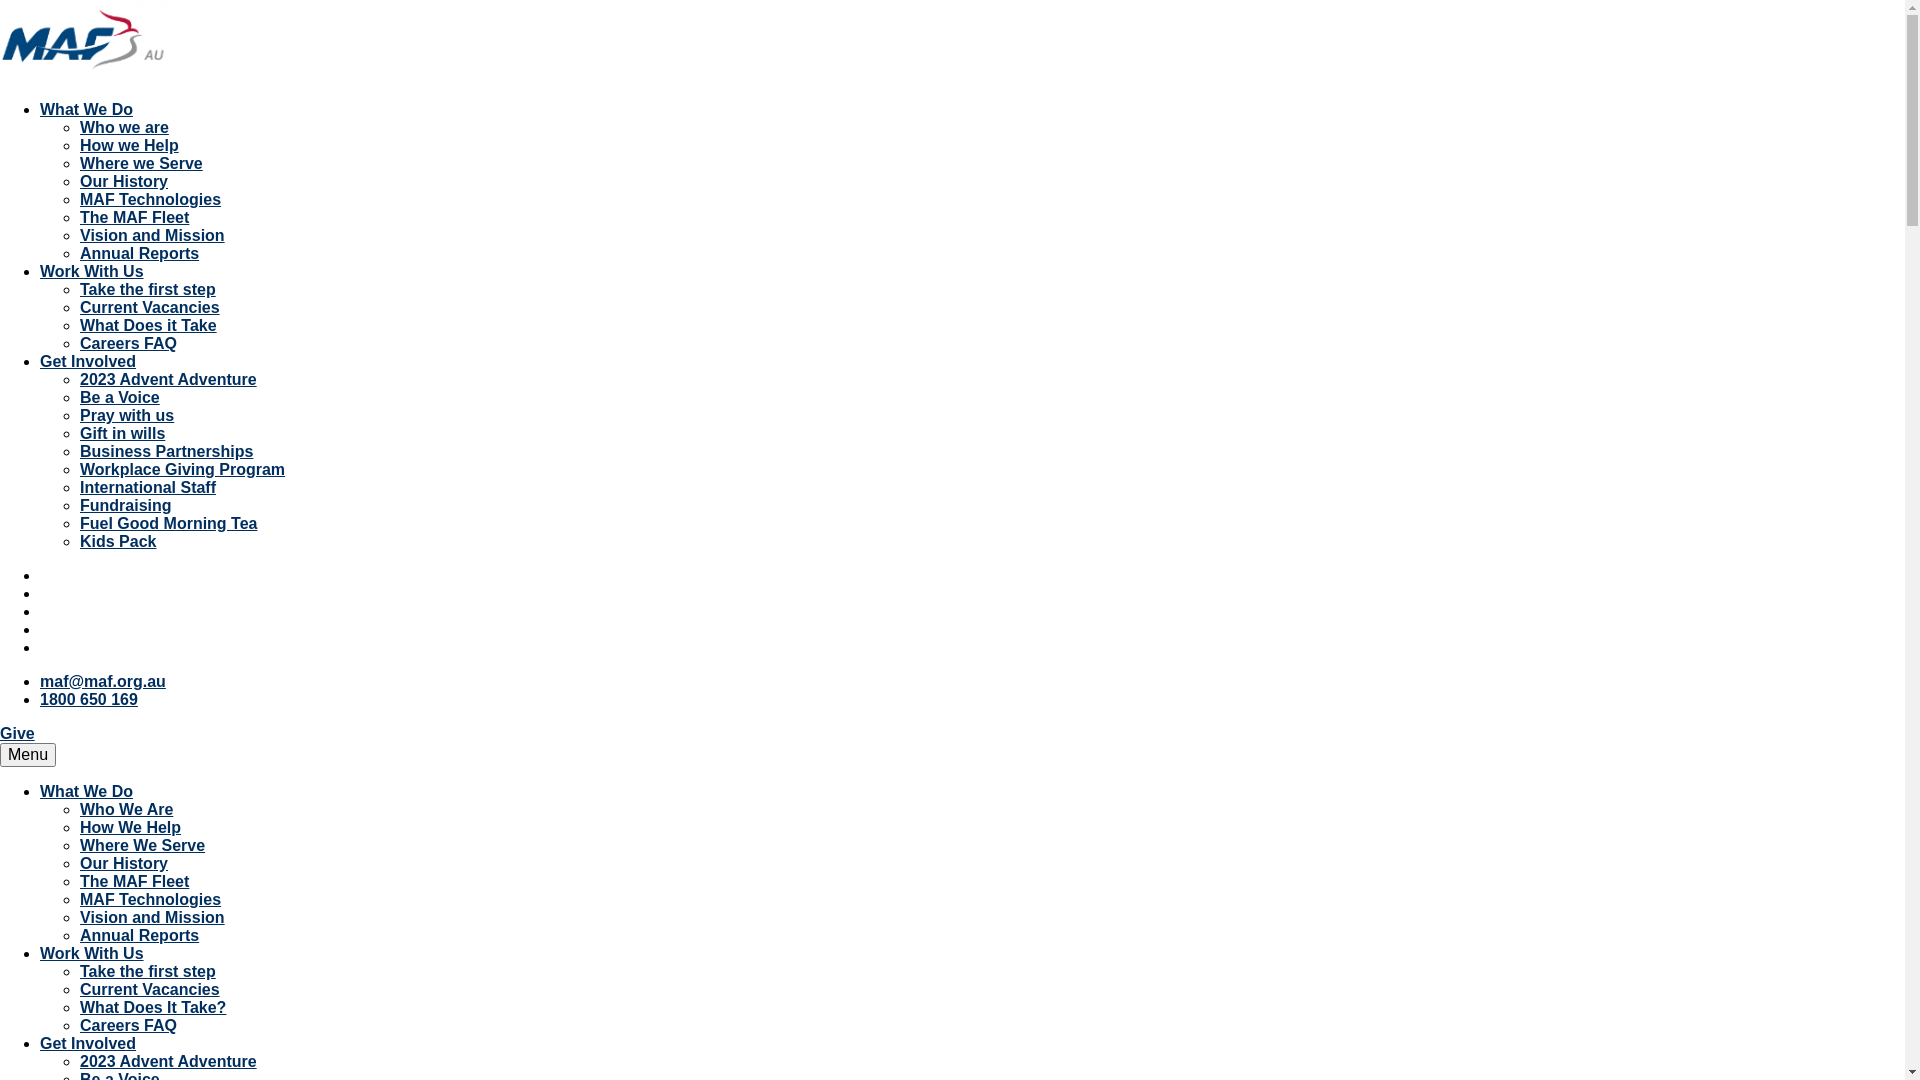 This screenshot has height=1080, width=1920. What do you see at coordinates (39, 680) in the screenshot?
I see `'maf@maf.org.au'` at bounding box center [39, 680].